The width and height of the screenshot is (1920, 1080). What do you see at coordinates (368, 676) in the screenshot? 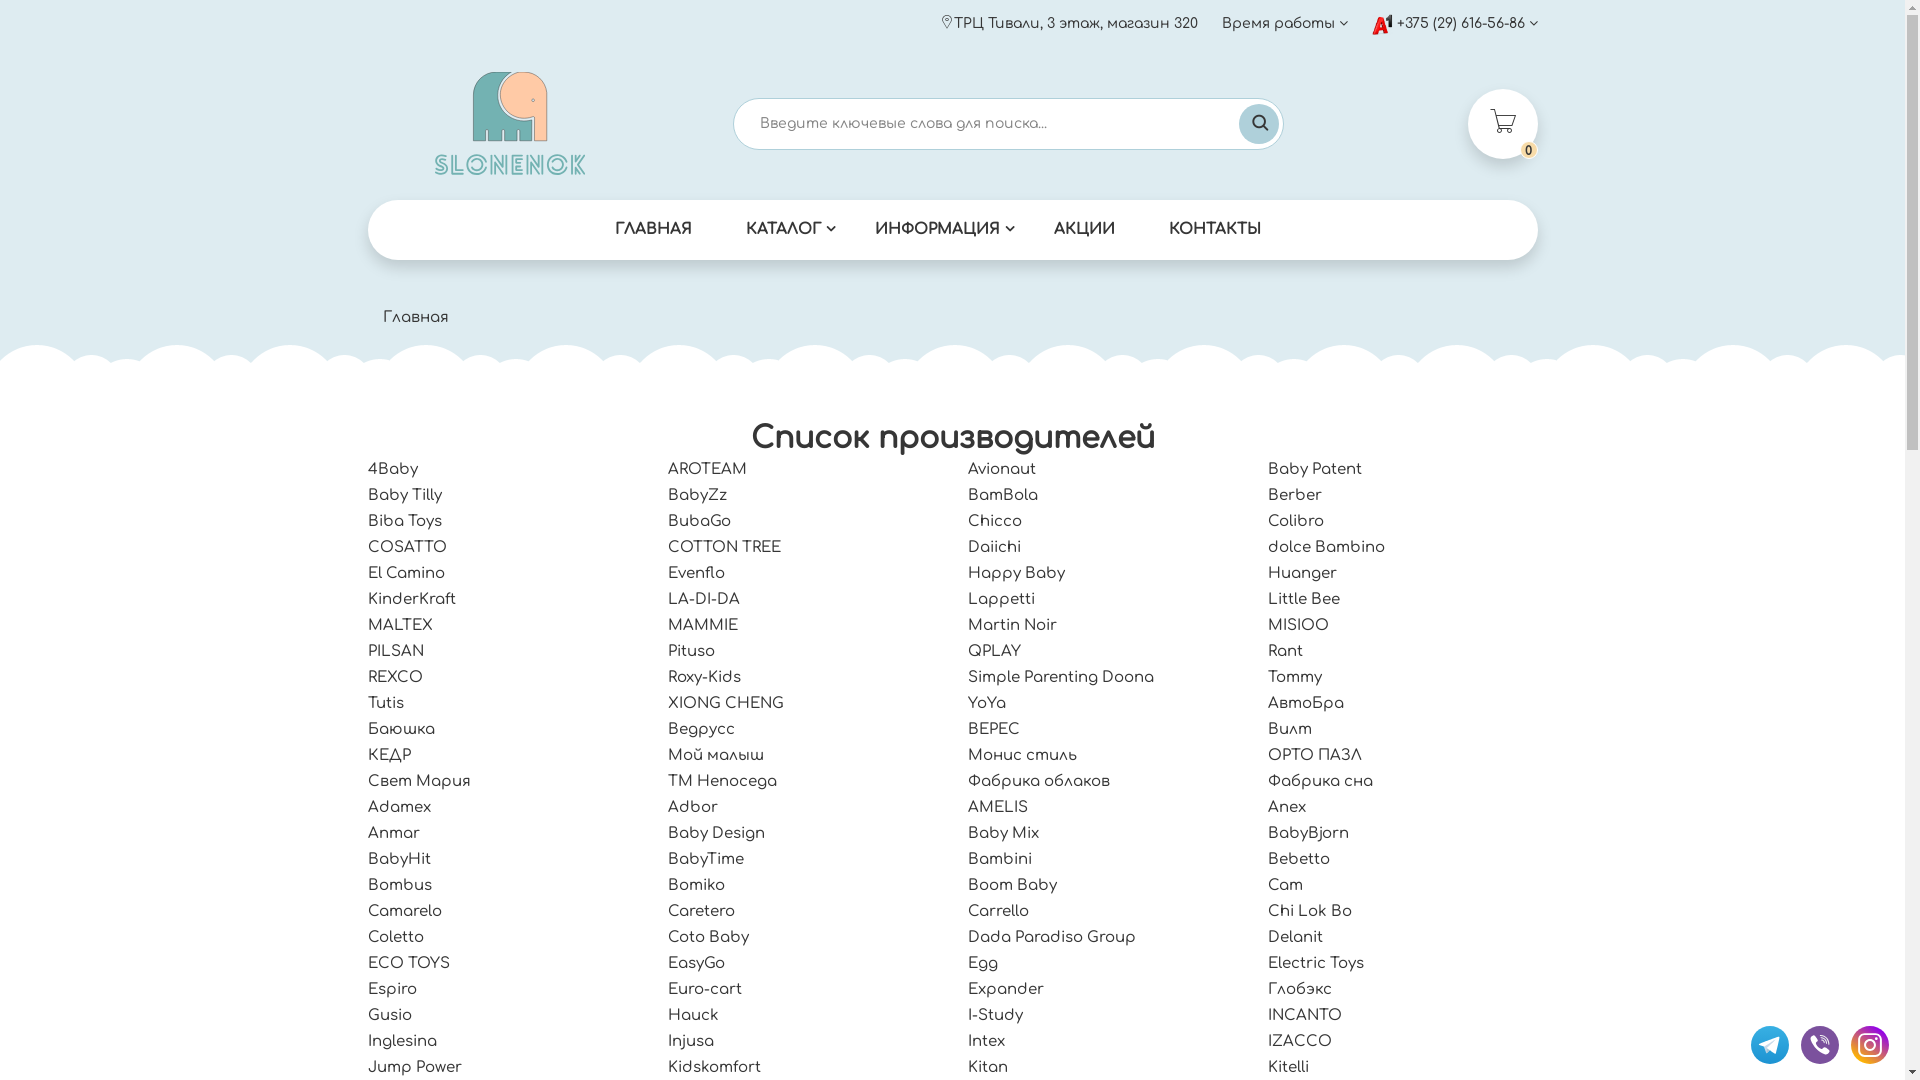
I see `'REXCO'` at bounding box center [368, 676].